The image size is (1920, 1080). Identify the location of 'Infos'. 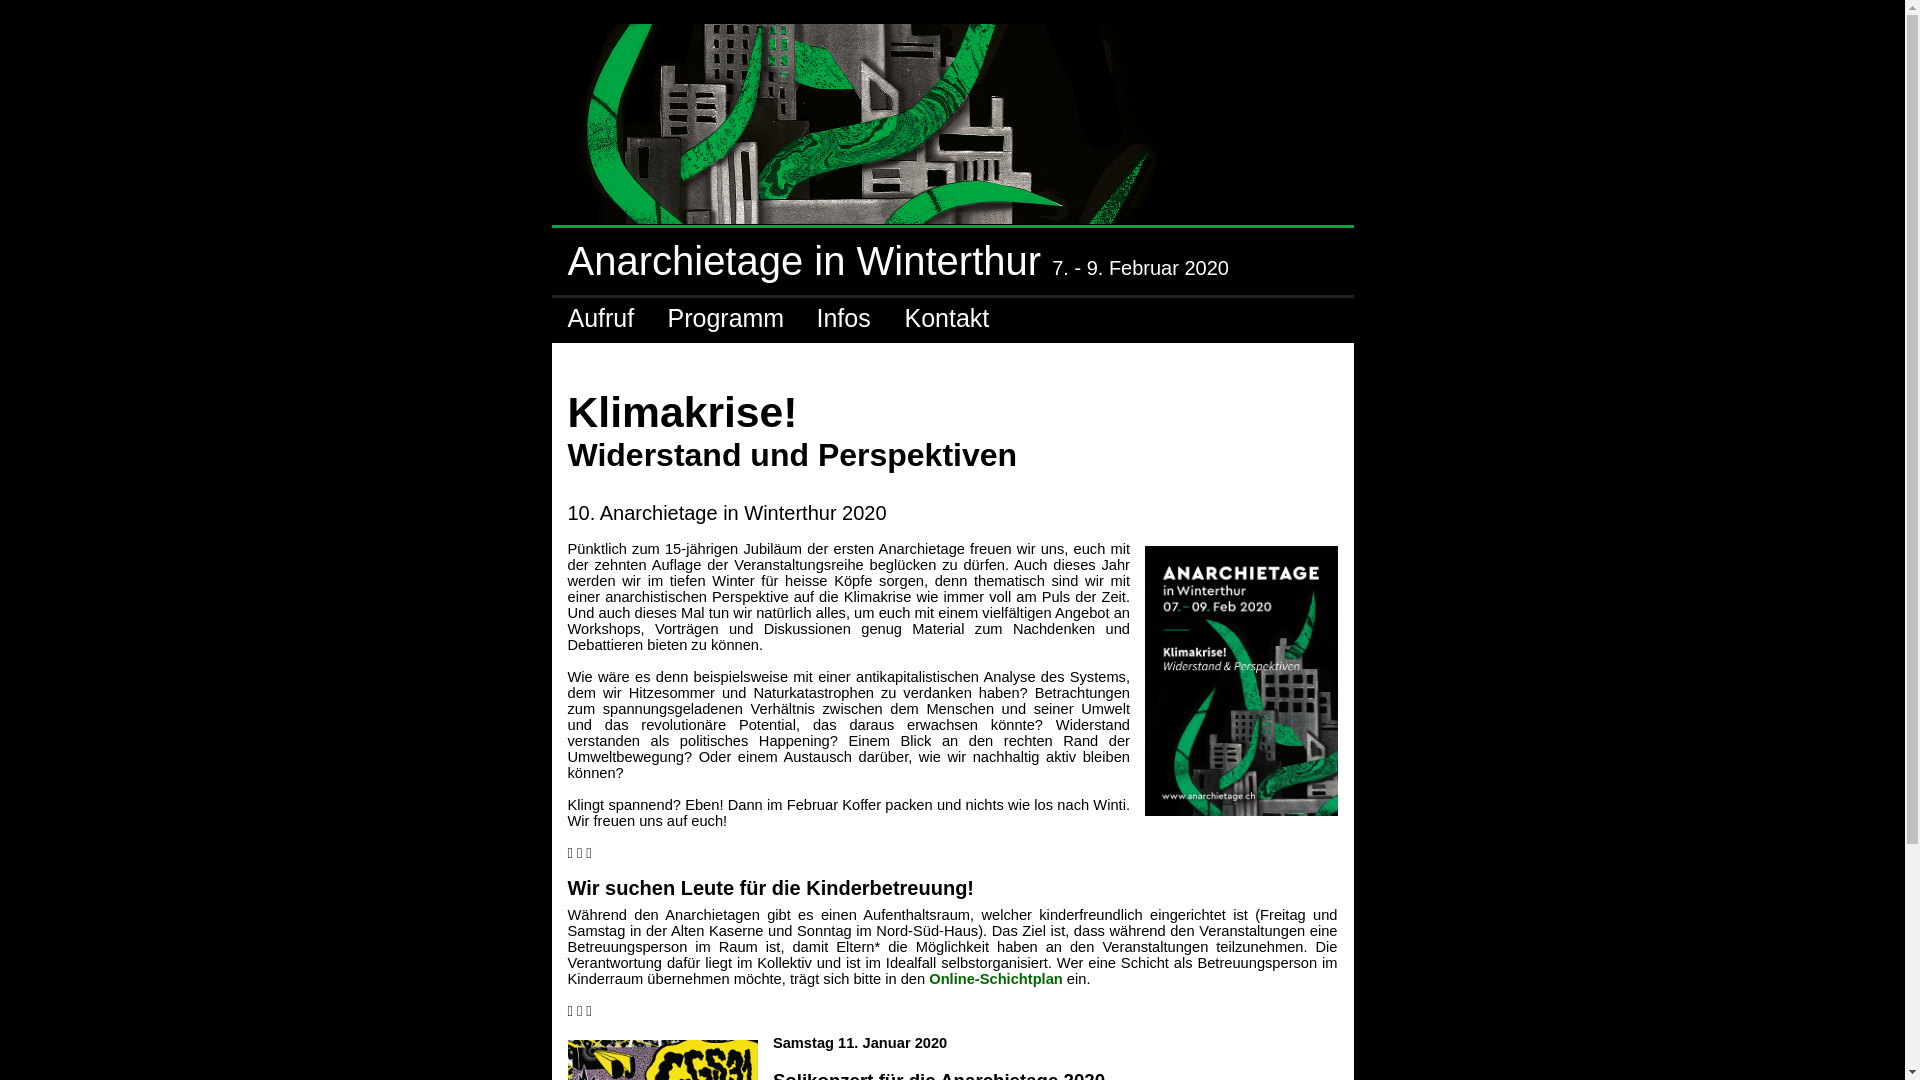
(844, 316).